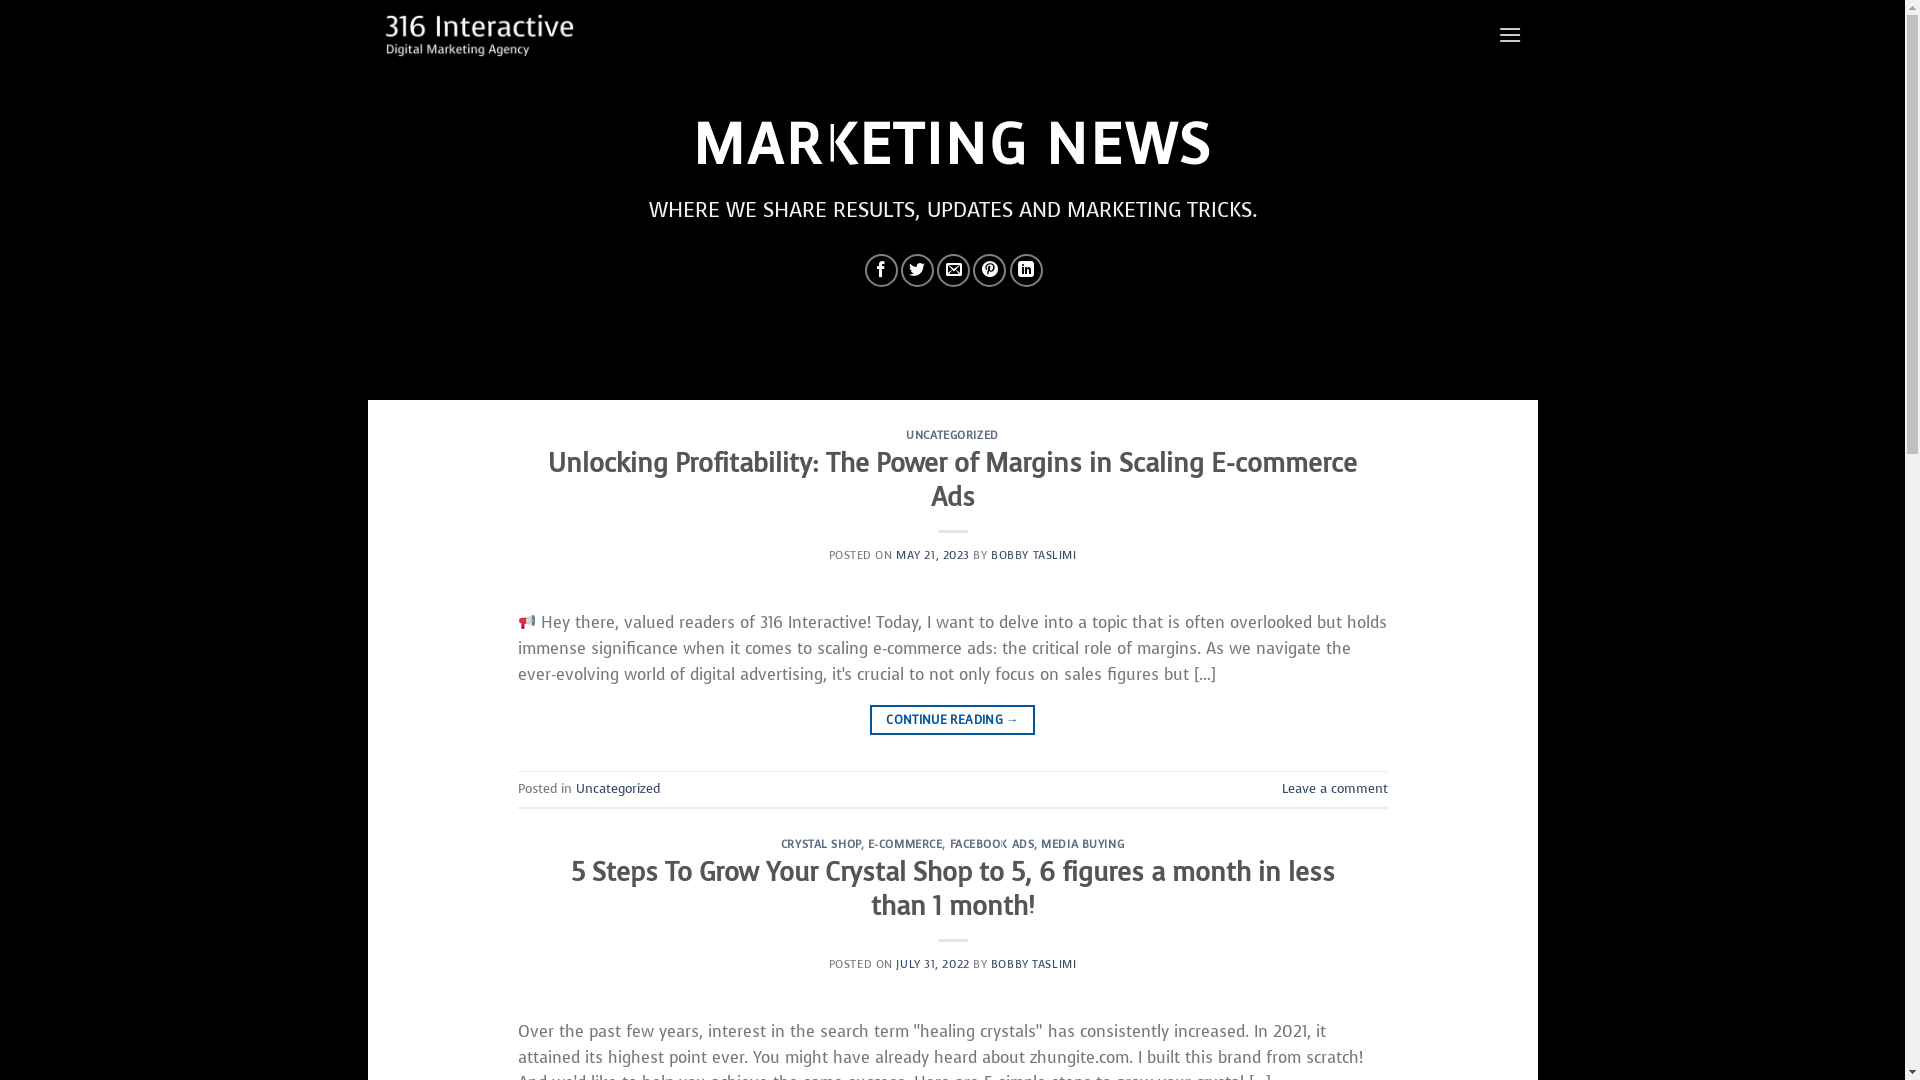 The height and width of the screenshot is (1080, 1920). Describe the element at coordinates (904, 844) in the screenshot. I see `'E-COMMERCE'` at that location.